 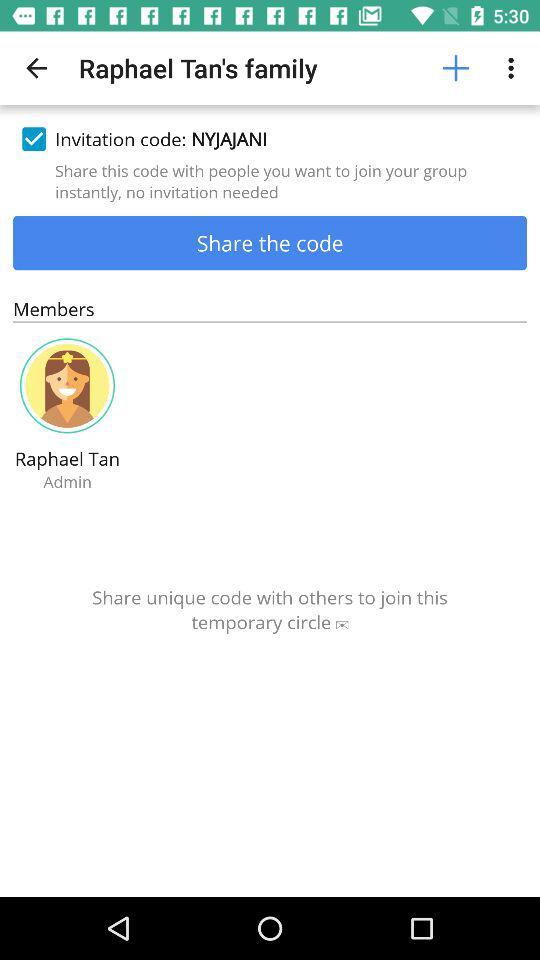 I want to click on the button share the code on the web page, so click(x=270, y=241).